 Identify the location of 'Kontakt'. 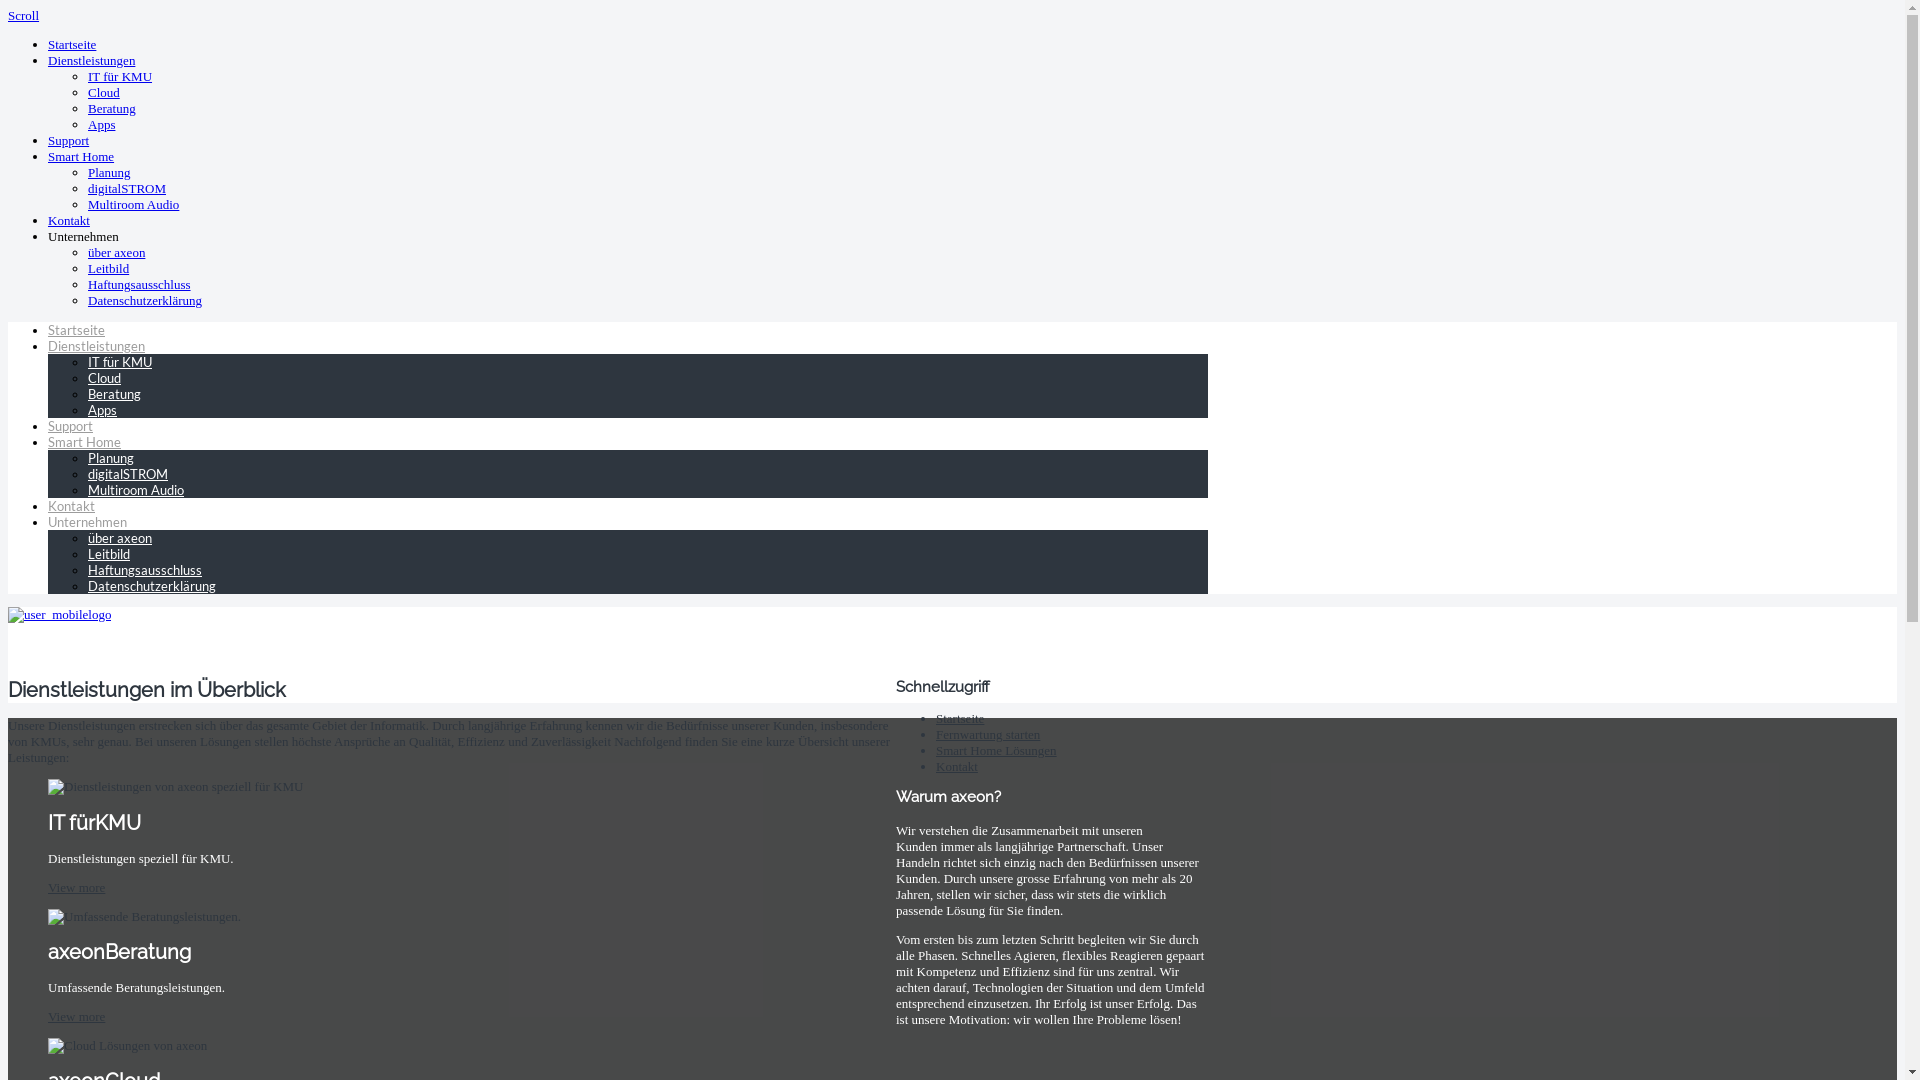
(68, 220).